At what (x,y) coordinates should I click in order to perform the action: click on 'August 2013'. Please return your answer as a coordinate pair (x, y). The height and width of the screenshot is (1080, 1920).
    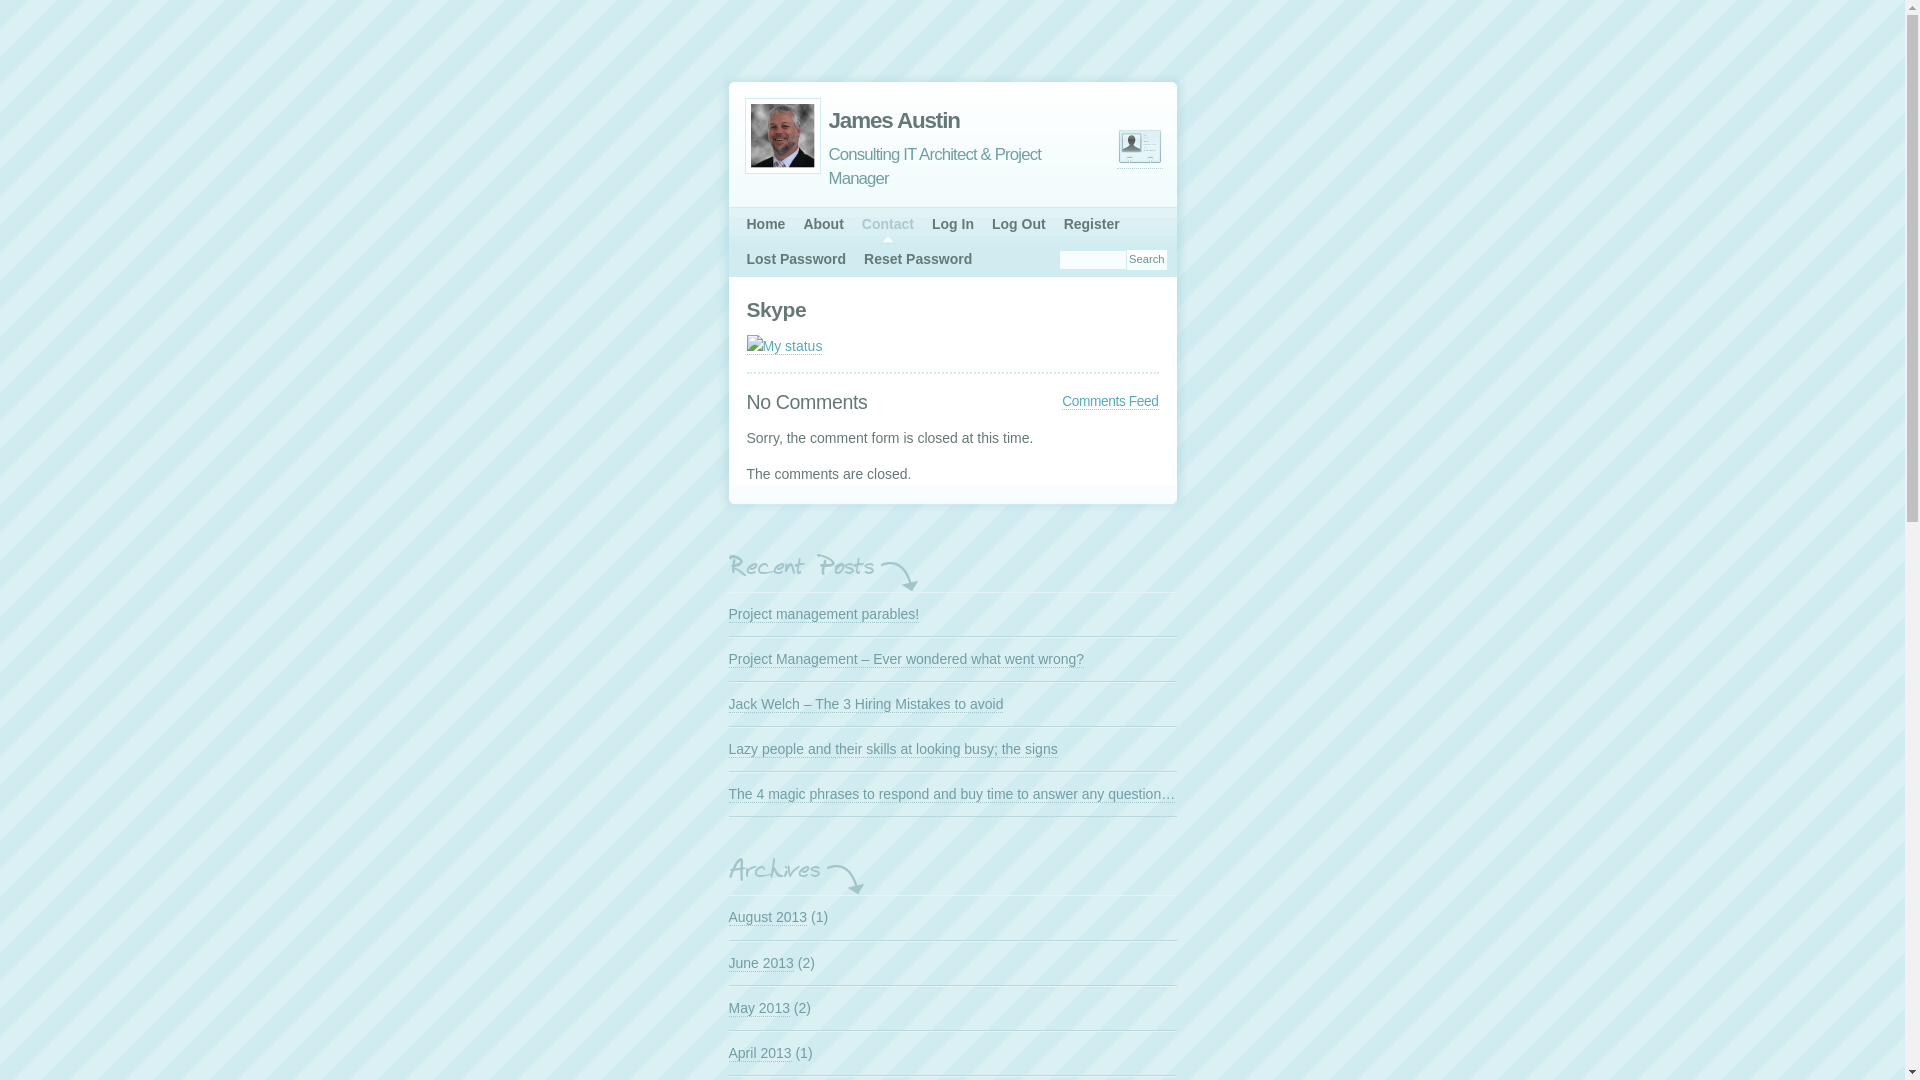
    Looking at the image, I should click on (766, 917).